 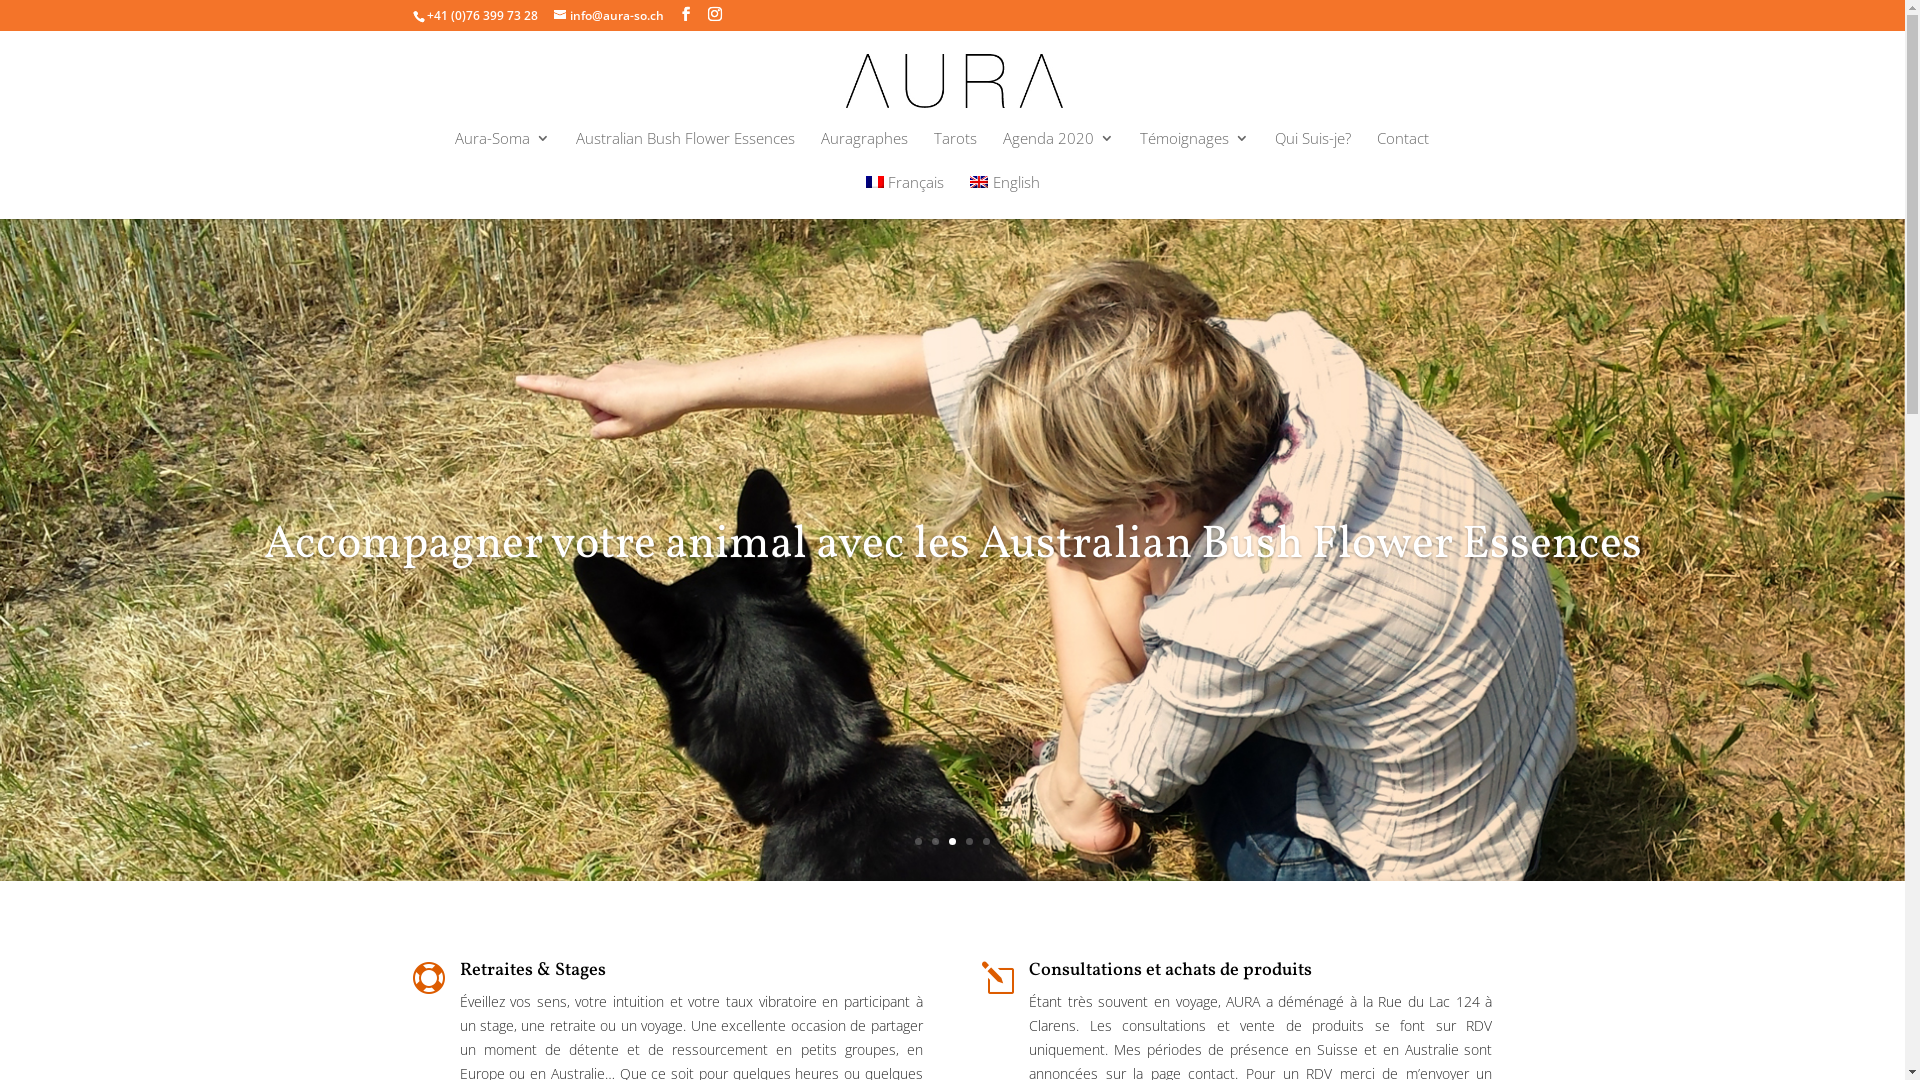 I want to click on '4', so click(x=969, y=841).